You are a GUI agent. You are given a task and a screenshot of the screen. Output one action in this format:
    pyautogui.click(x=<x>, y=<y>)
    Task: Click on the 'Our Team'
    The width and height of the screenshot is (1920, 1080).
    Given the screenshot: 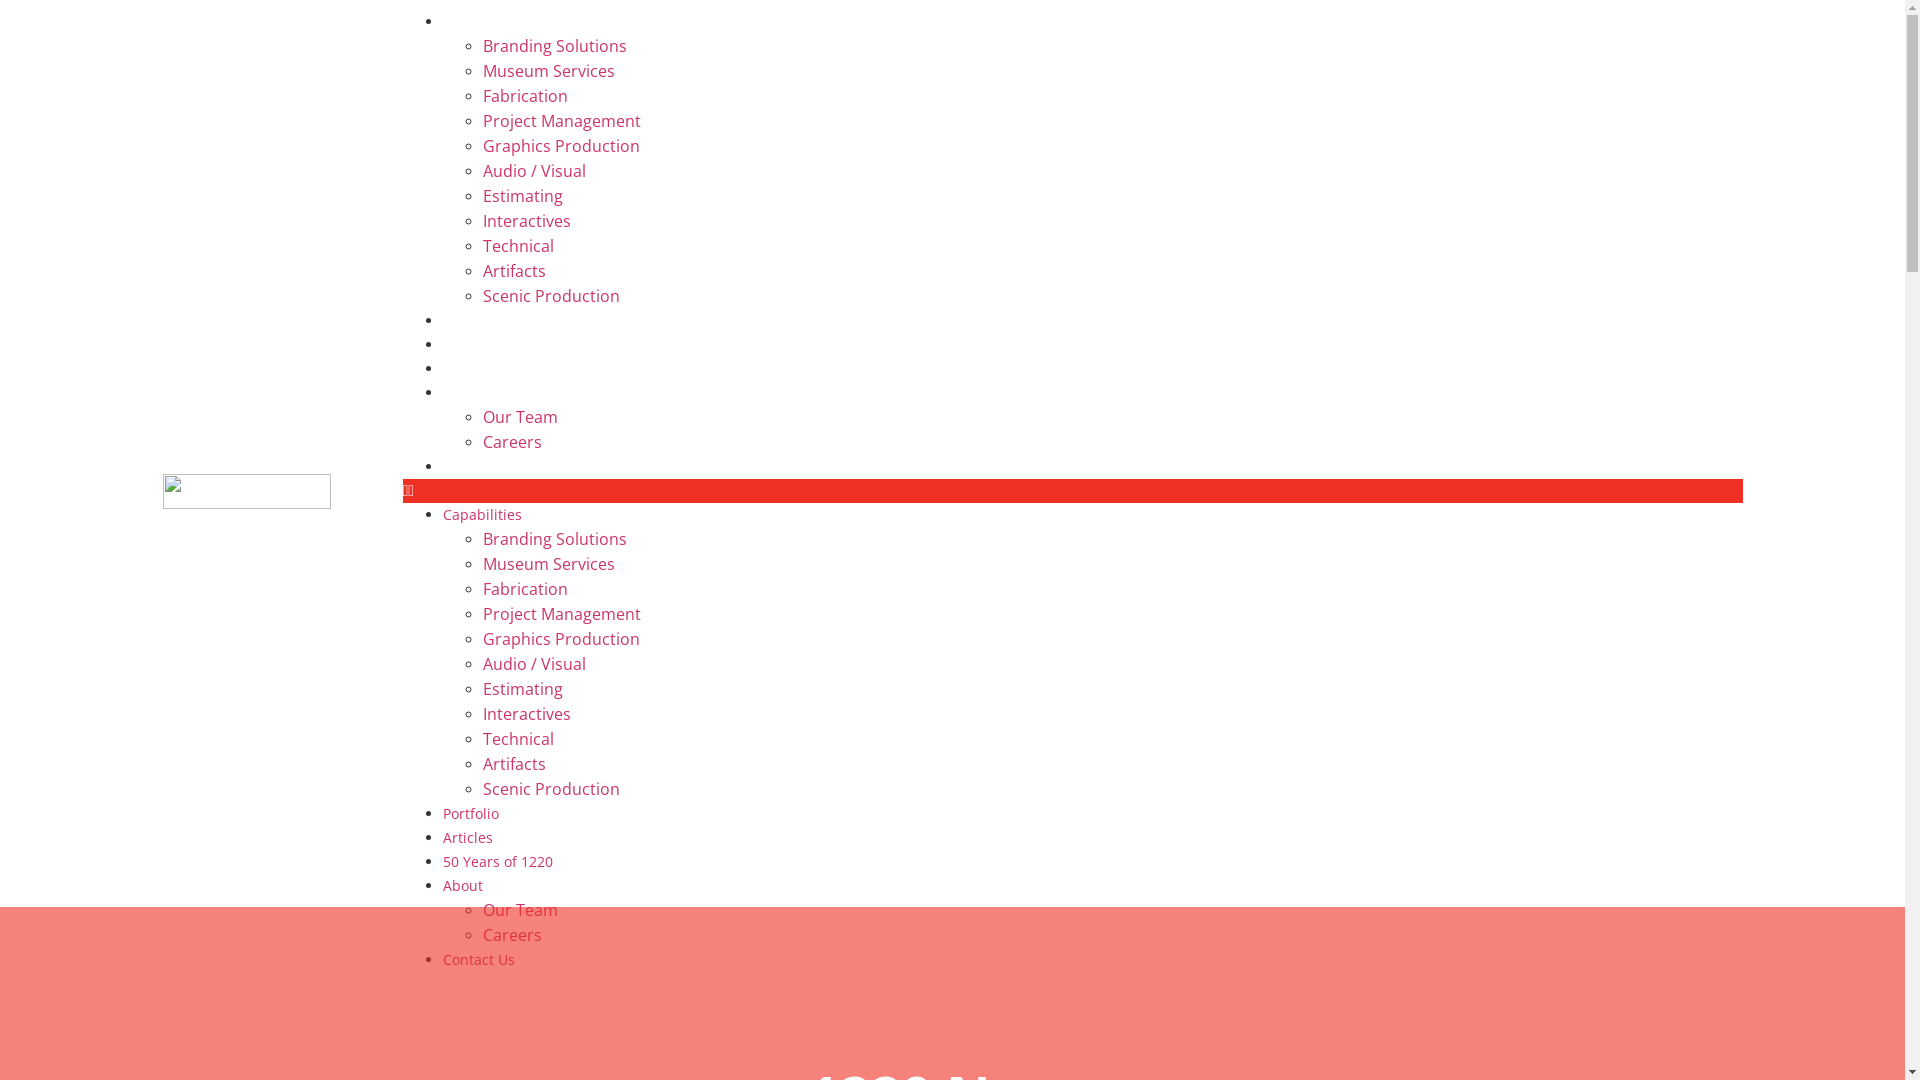 What is the action you would take?
    pyautogui.click(x=519, y=910)
    